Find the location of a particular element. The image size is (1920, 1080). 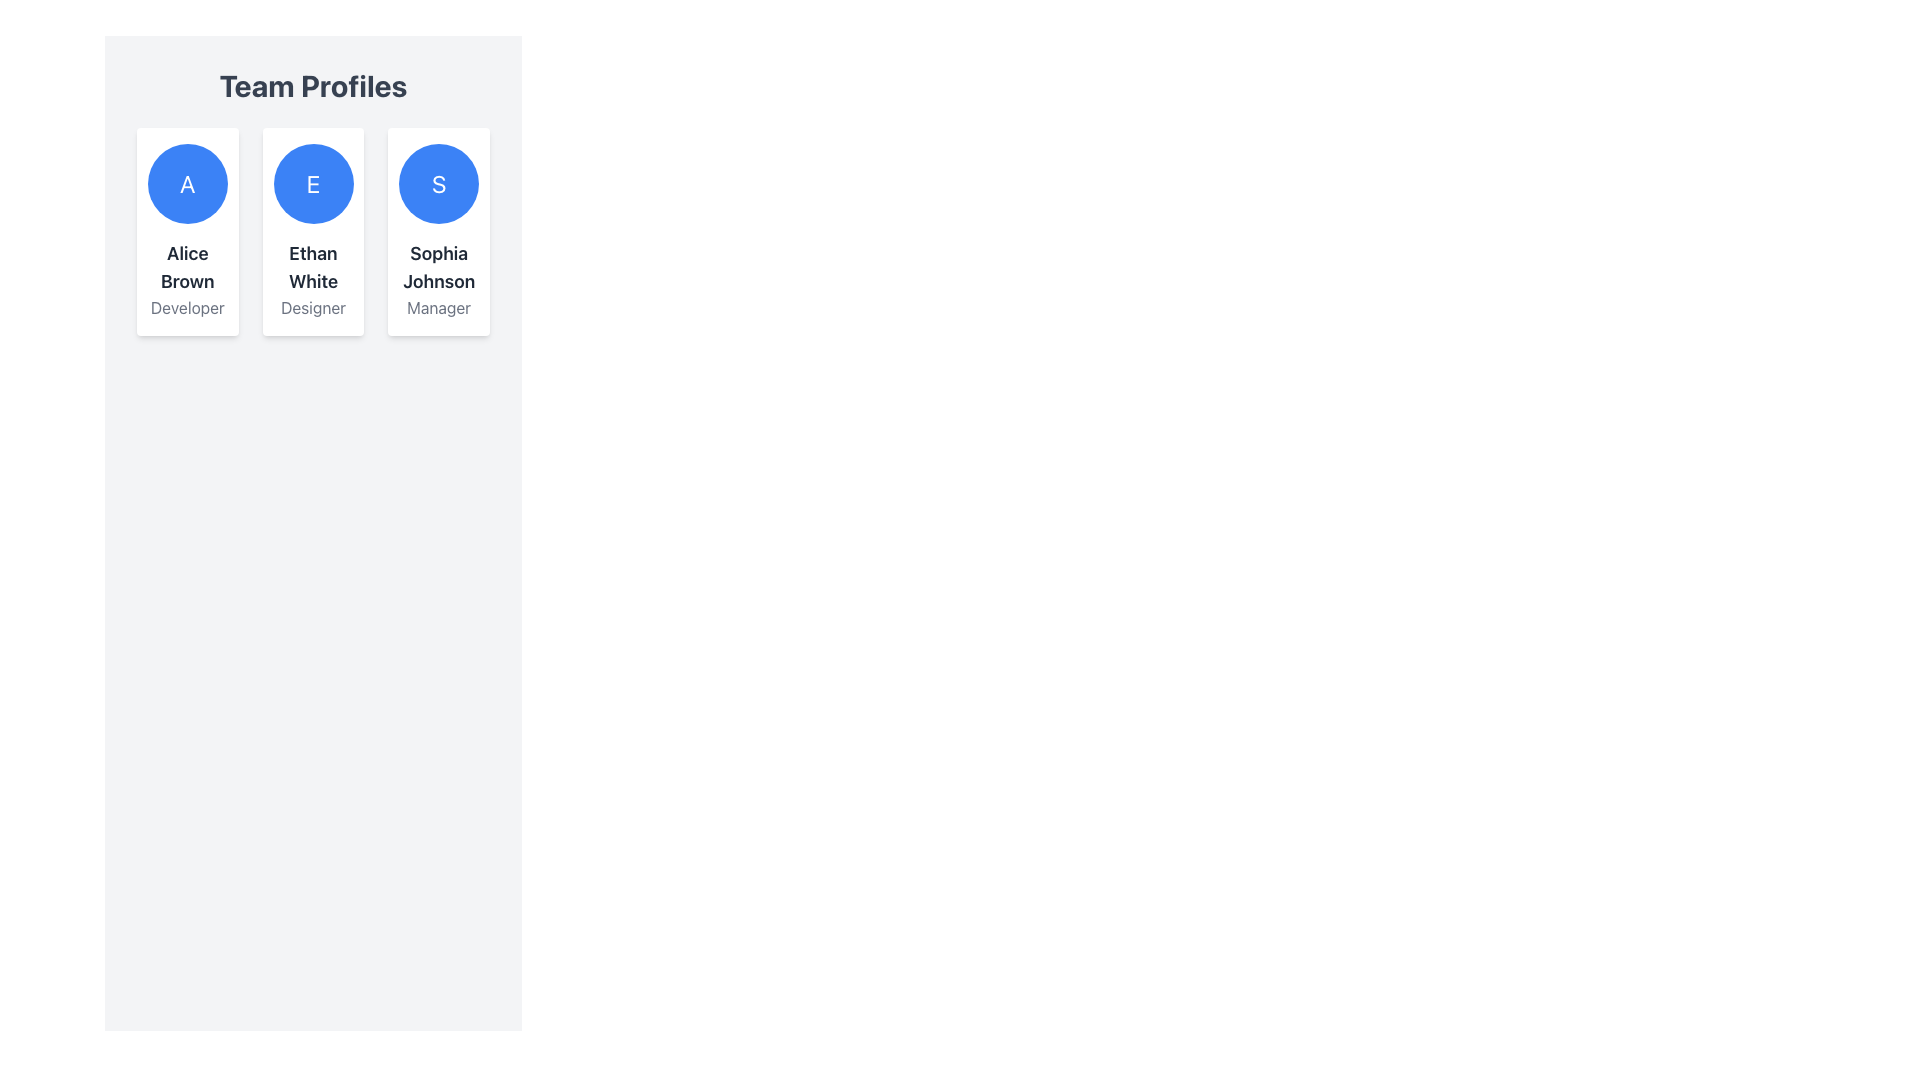

the text label displaying 'Developer' in a grayish font, located in the first profile card below the name 'Alice Brown' is located at coordinates (187, 308).